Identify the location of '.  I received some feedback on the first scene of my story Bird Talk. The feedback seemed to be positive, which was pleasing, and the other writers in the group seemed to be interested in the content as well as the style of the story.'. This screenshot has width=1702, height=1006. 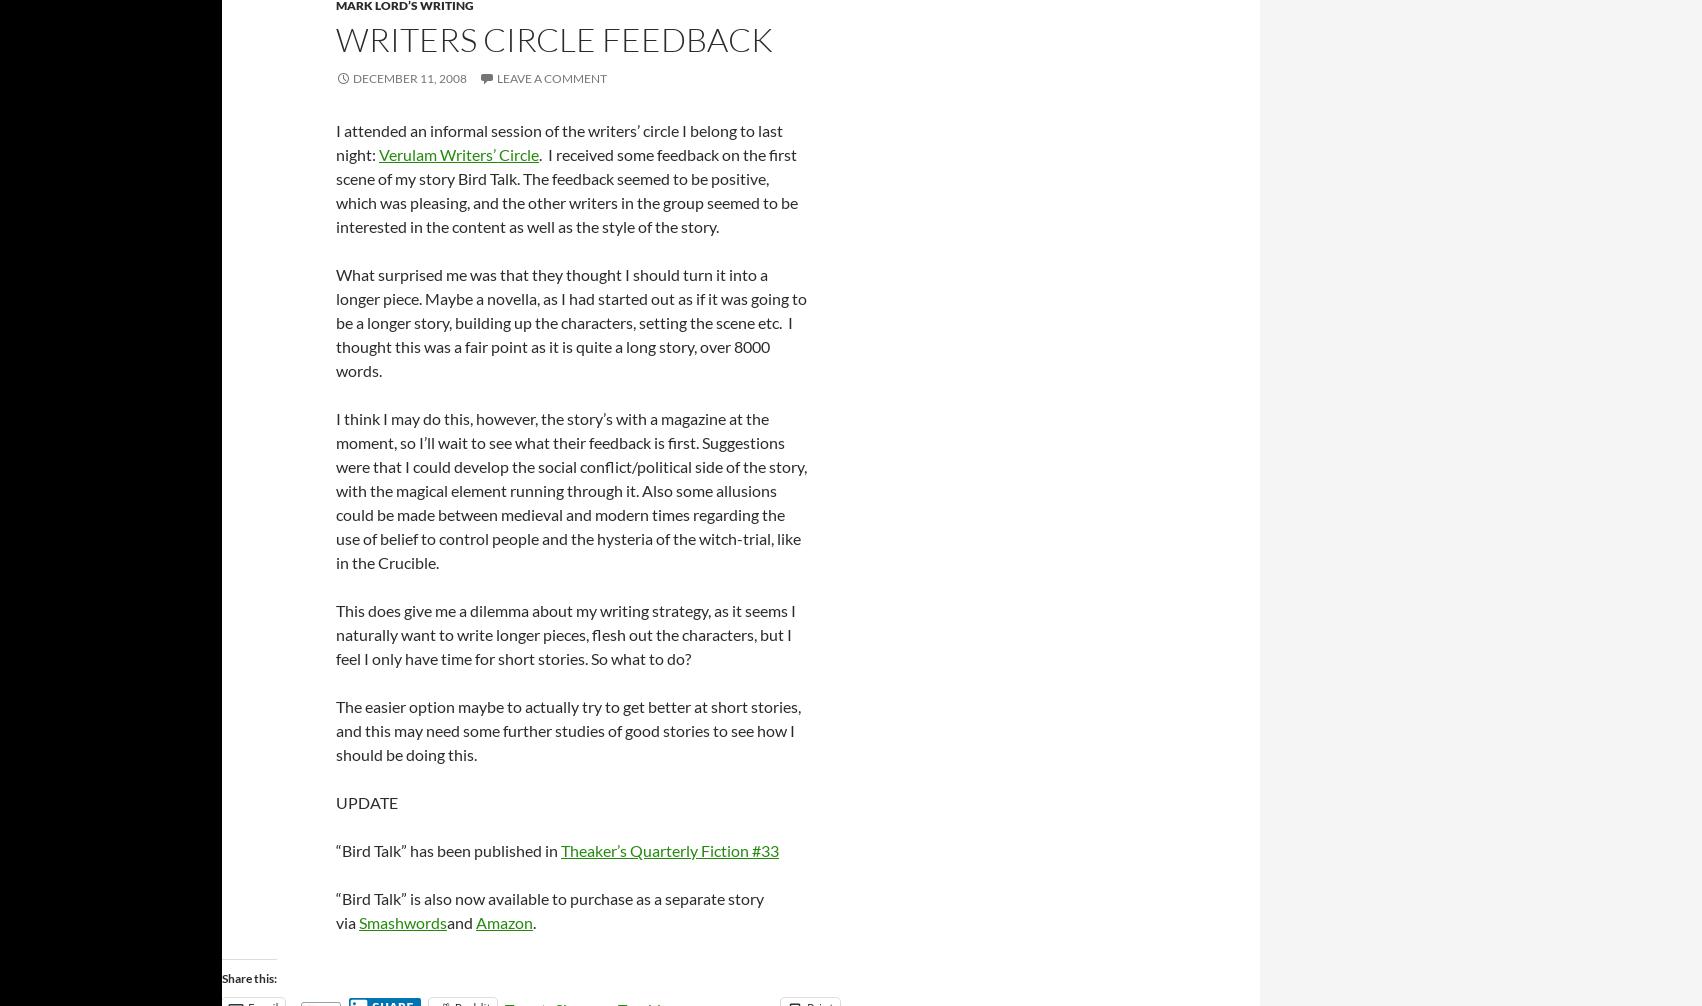
(335, 189).